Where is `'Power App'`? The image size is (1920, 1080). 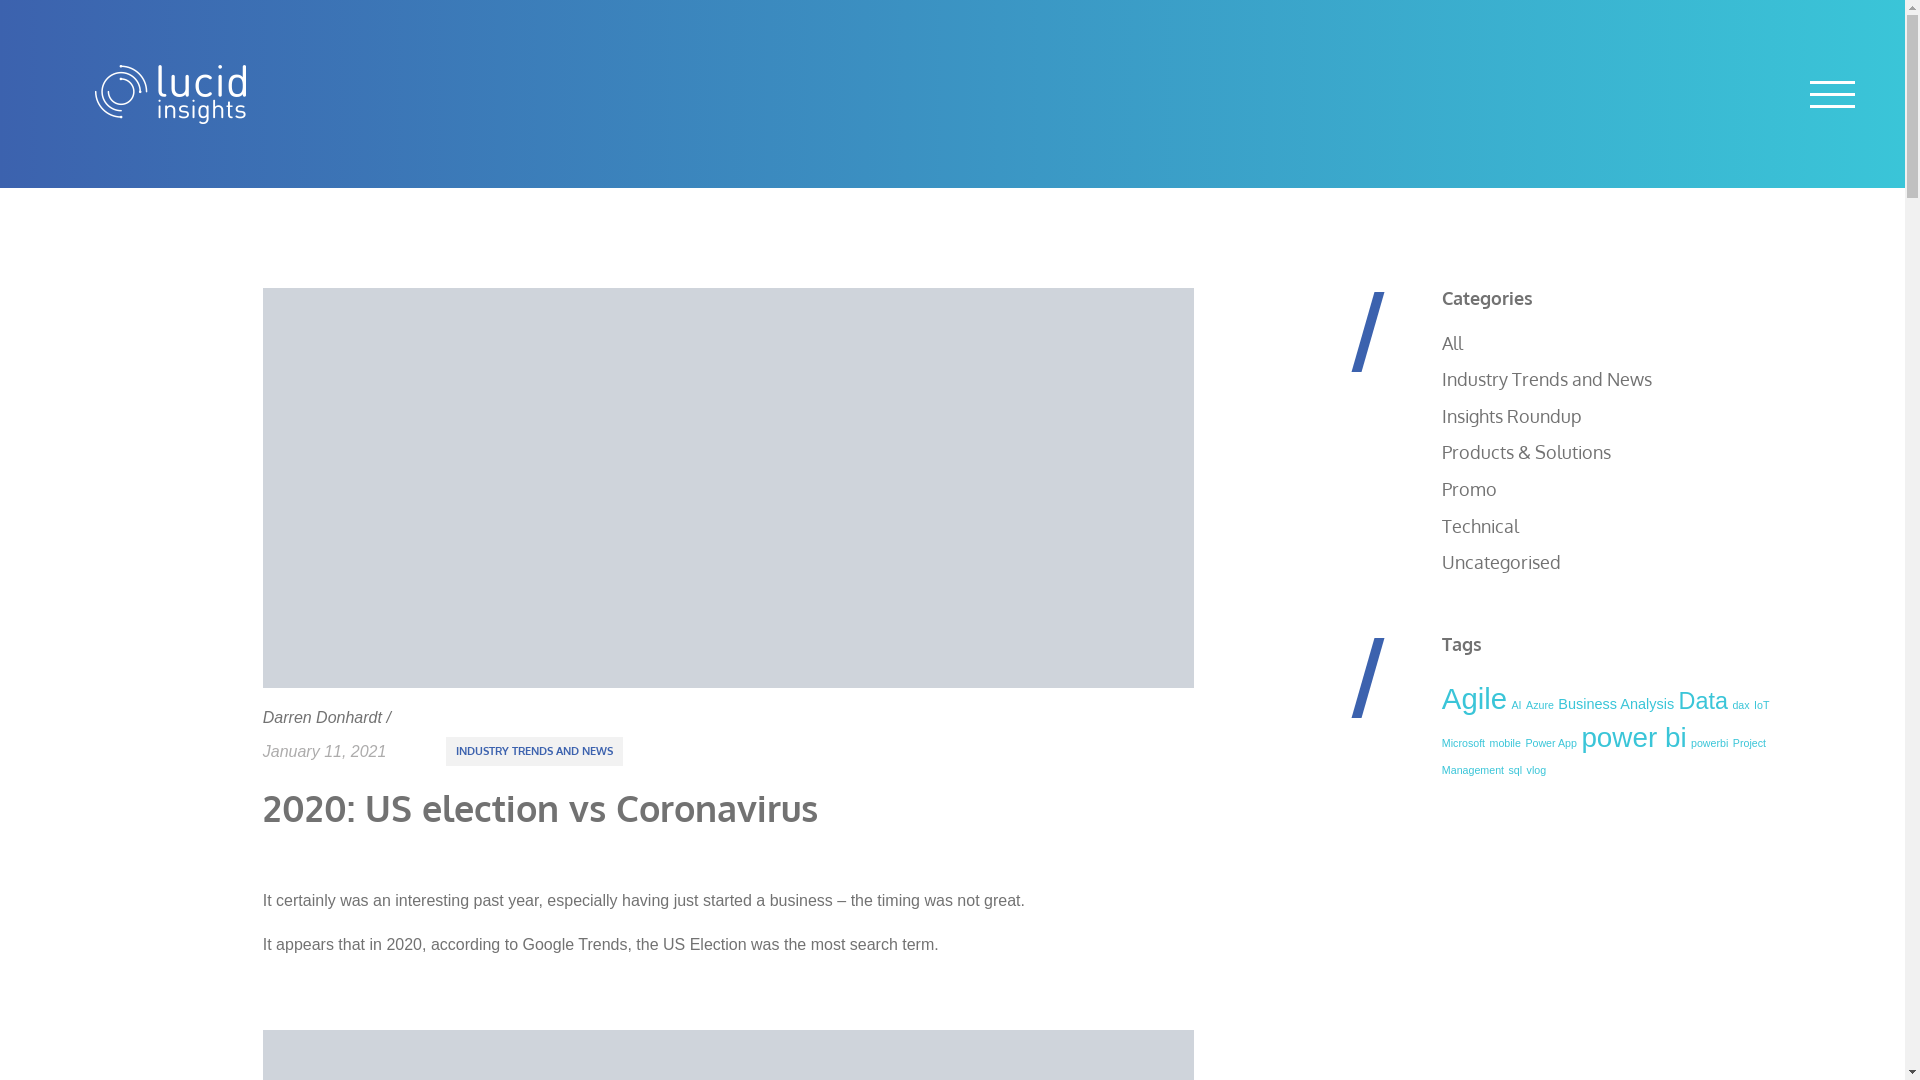 'Power App' is located at coordinates (1549, 743).